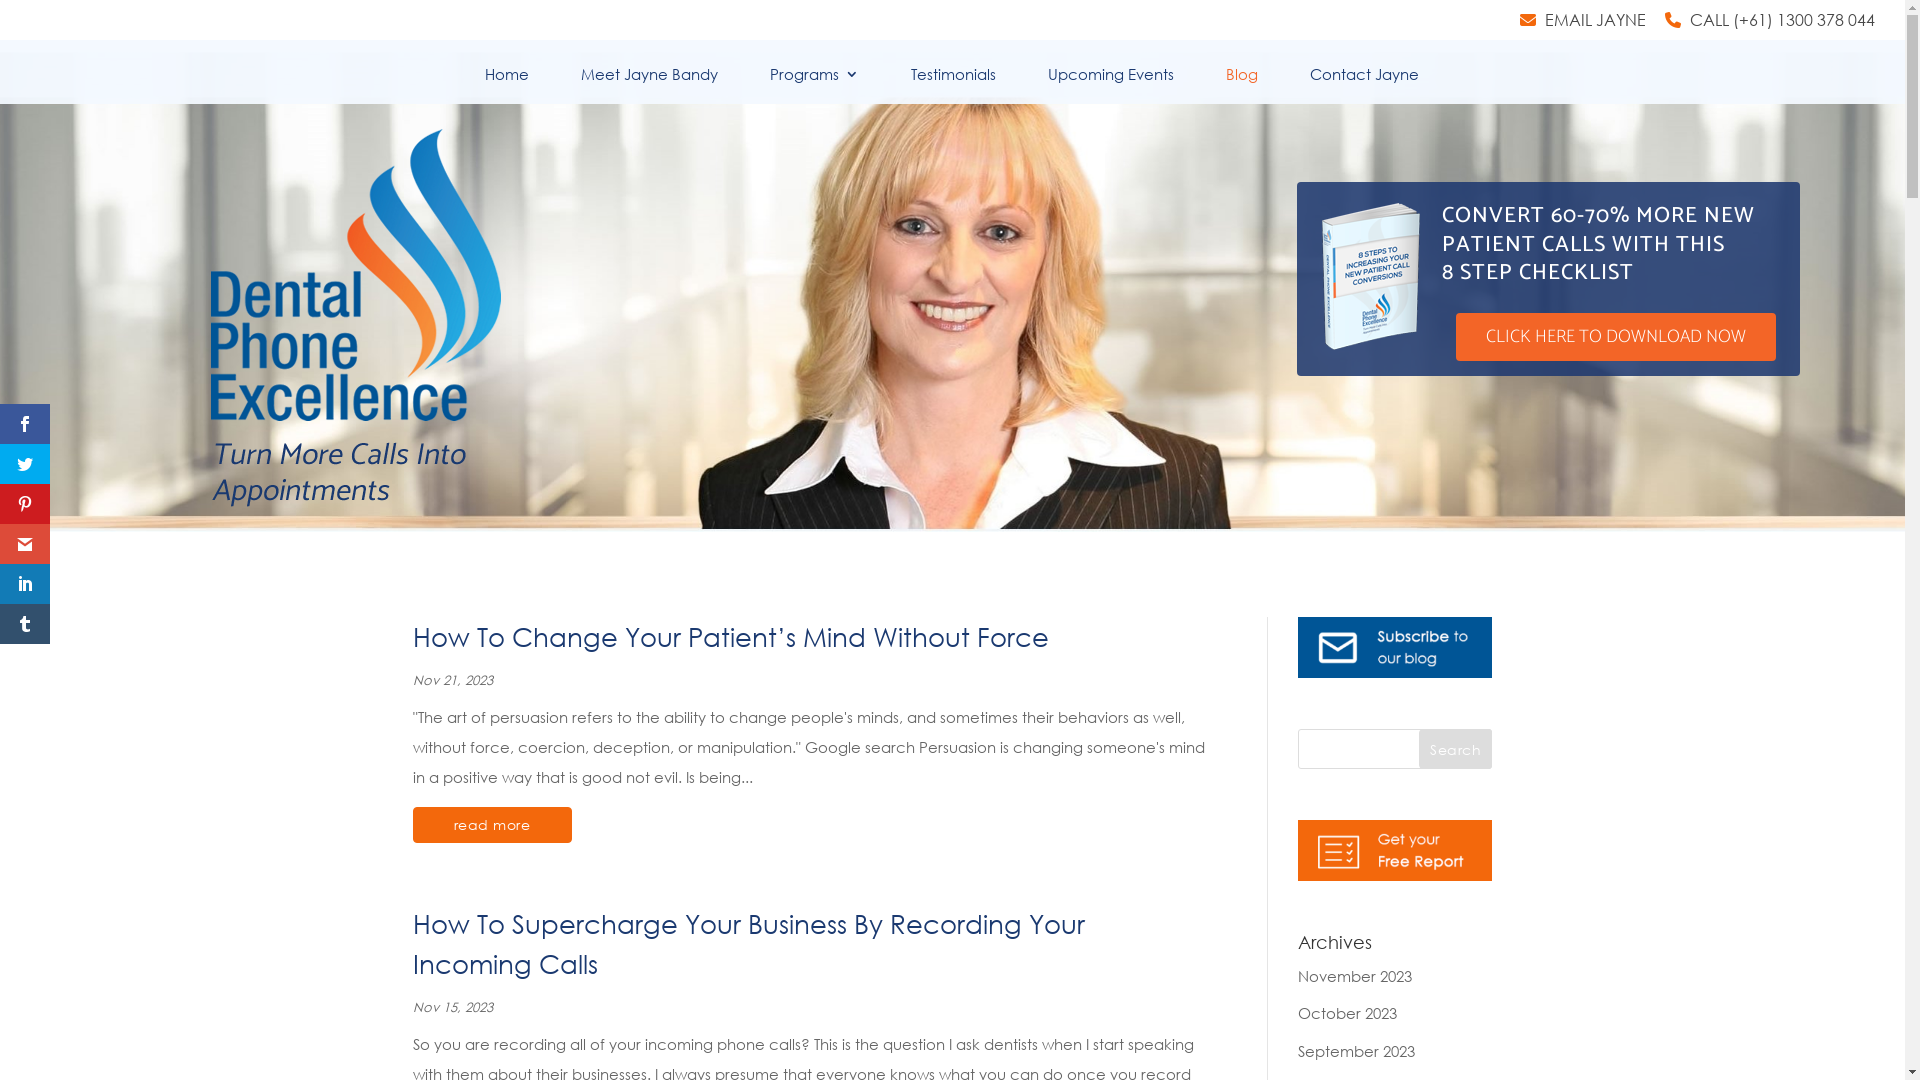  I want to click on 'Programs', so click(814, 84).